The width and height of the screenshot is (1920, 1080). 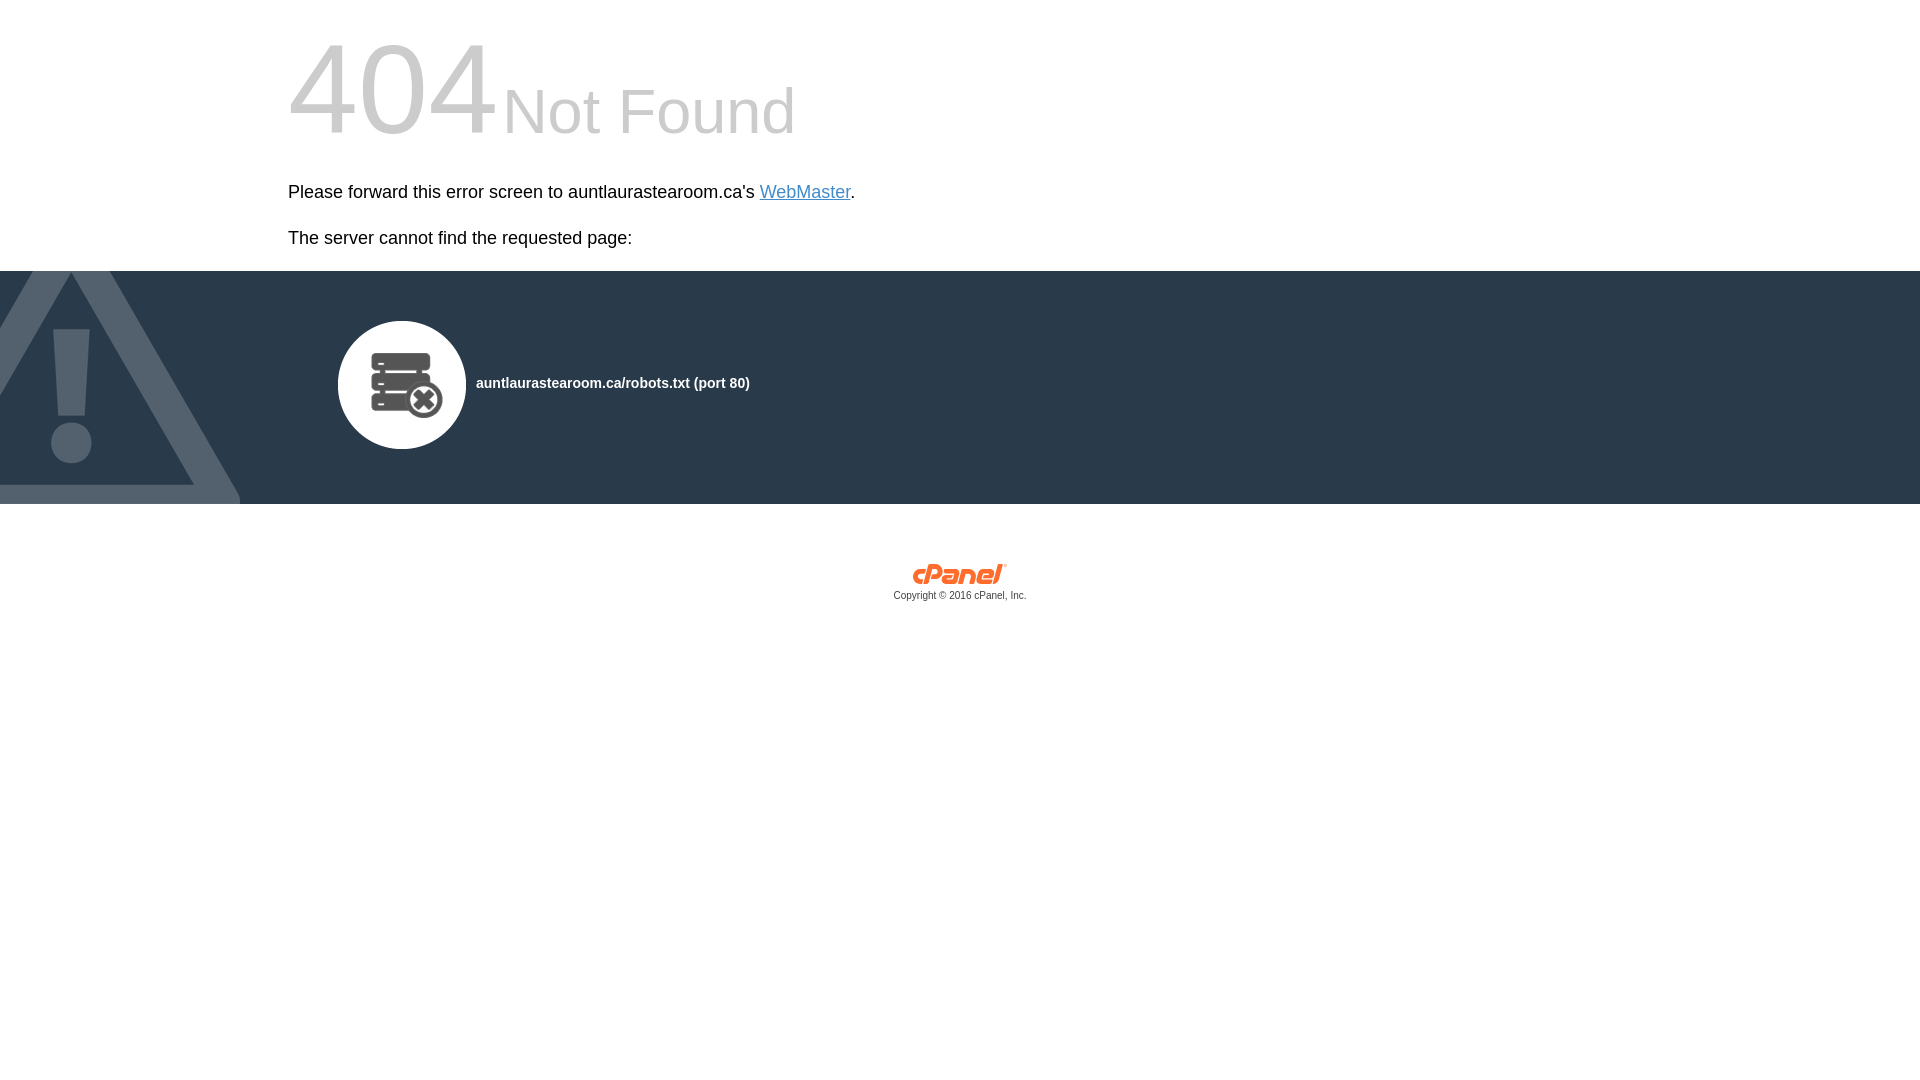 What do you see at coordinates (805, 192) in the screenshot?
I see `'WebMaster'` at bounding box center [805, 192].